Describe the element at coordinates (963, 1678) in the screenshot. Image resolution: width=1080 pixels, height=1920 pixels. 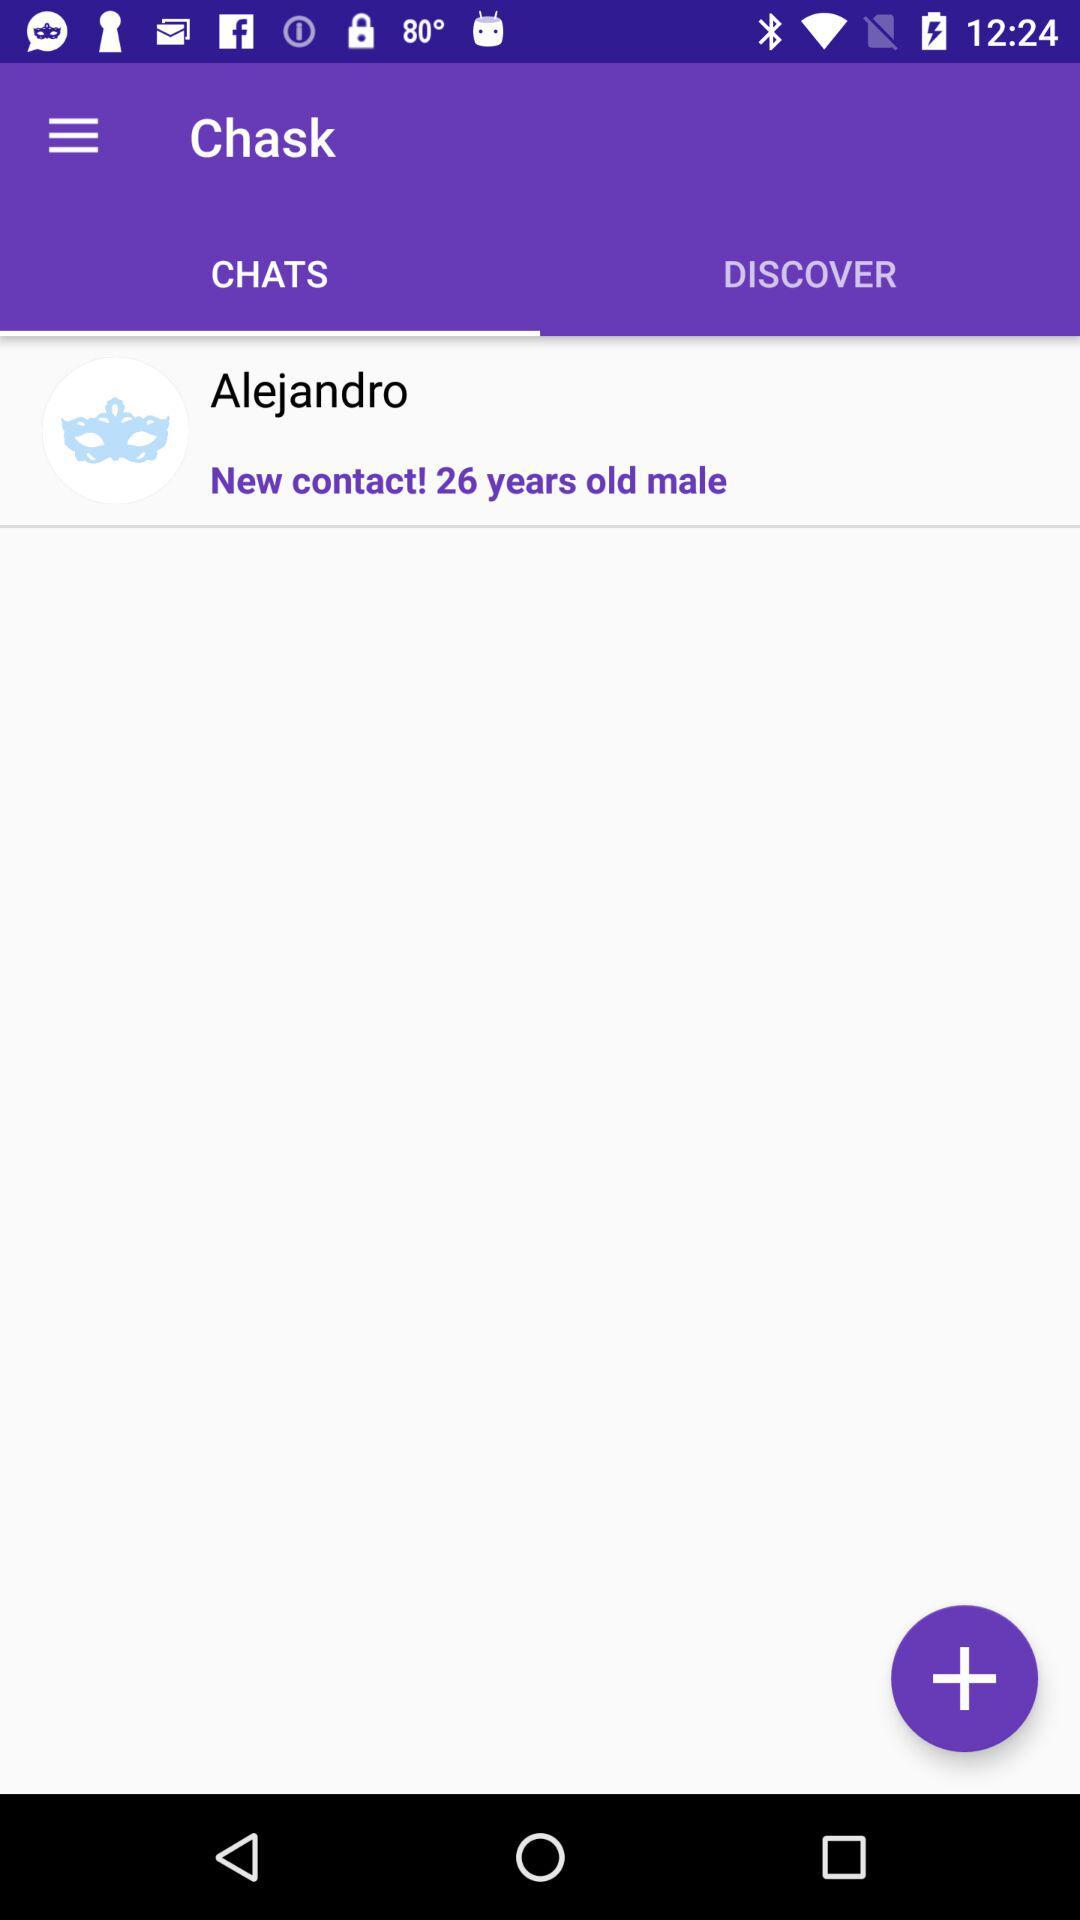
I see `icon at the bottom right corner` at that location.